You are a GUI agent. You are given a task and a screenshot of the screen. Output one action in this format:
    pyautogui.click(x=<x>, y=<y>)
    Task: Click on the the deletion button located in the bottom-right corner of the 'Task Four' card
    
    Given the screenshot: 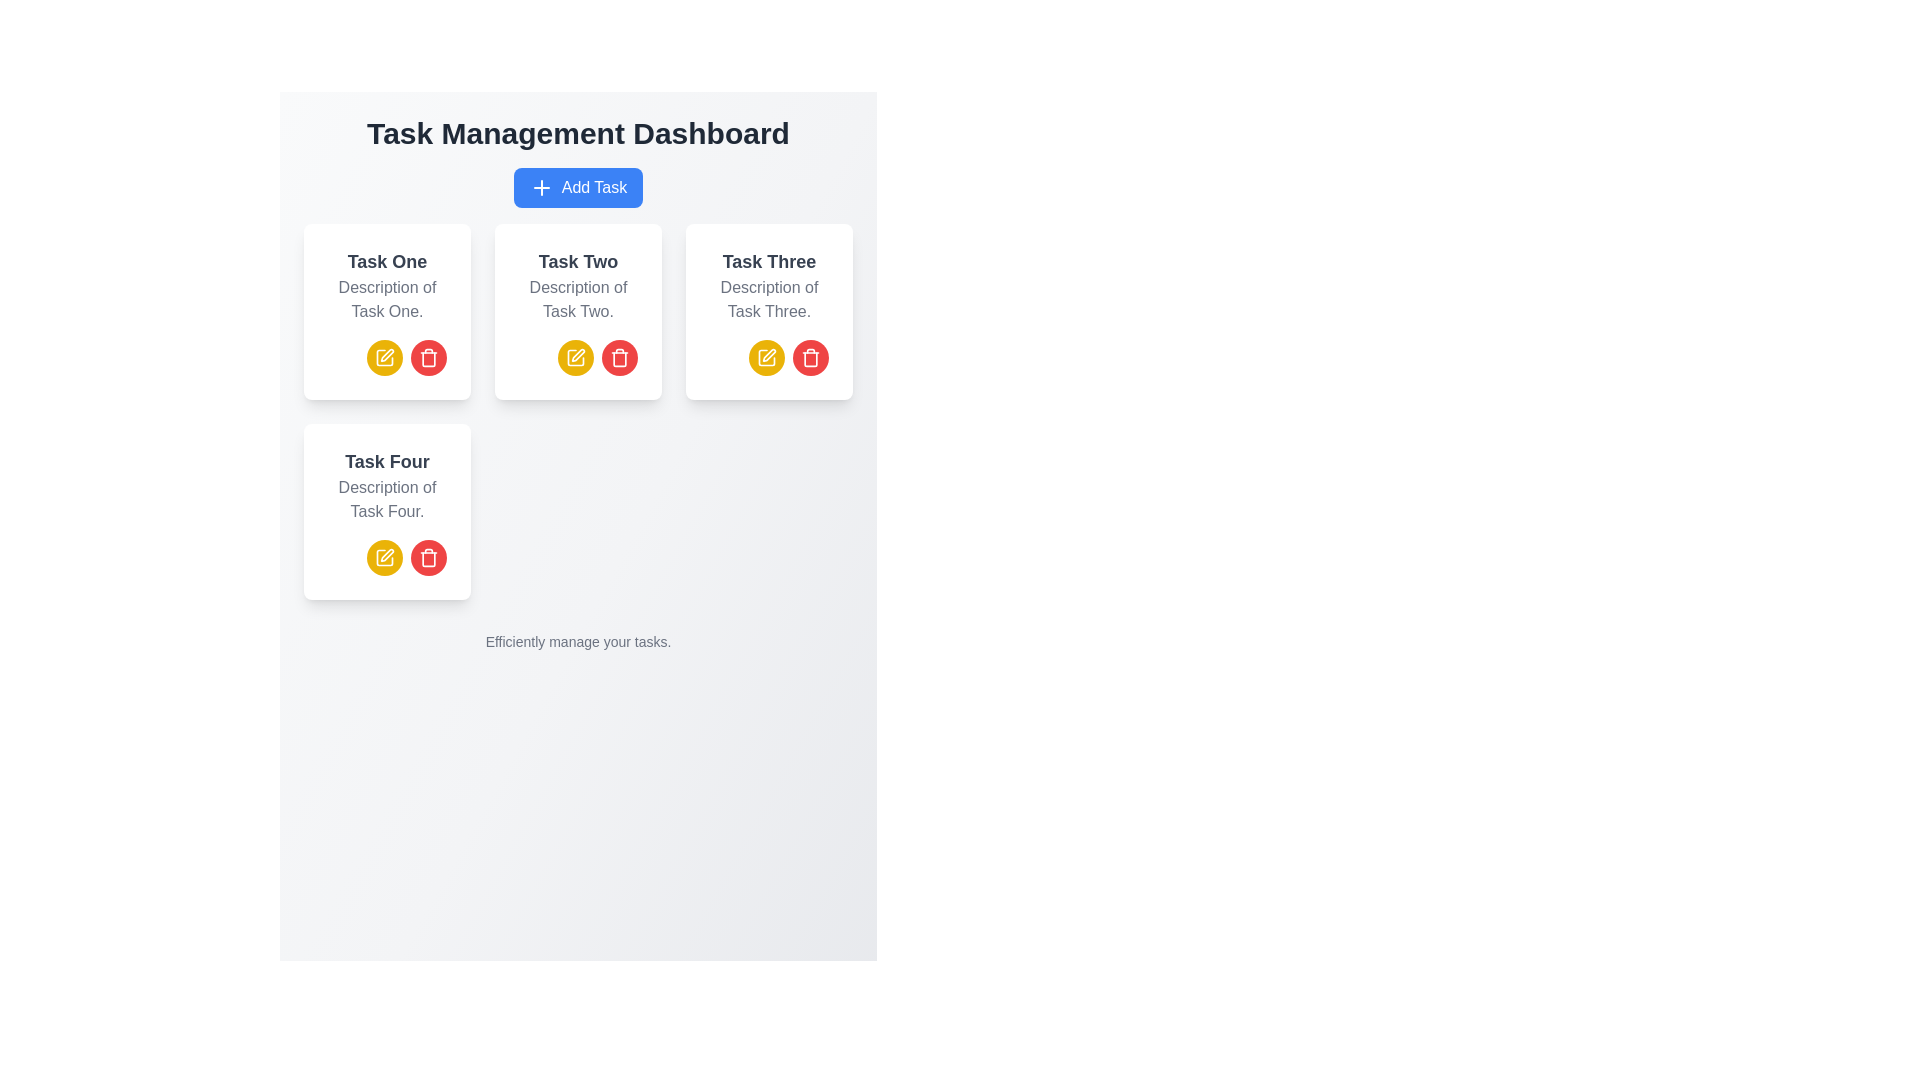 What is the action you would take?
    pyautogui.click(x=427, y=558)
    